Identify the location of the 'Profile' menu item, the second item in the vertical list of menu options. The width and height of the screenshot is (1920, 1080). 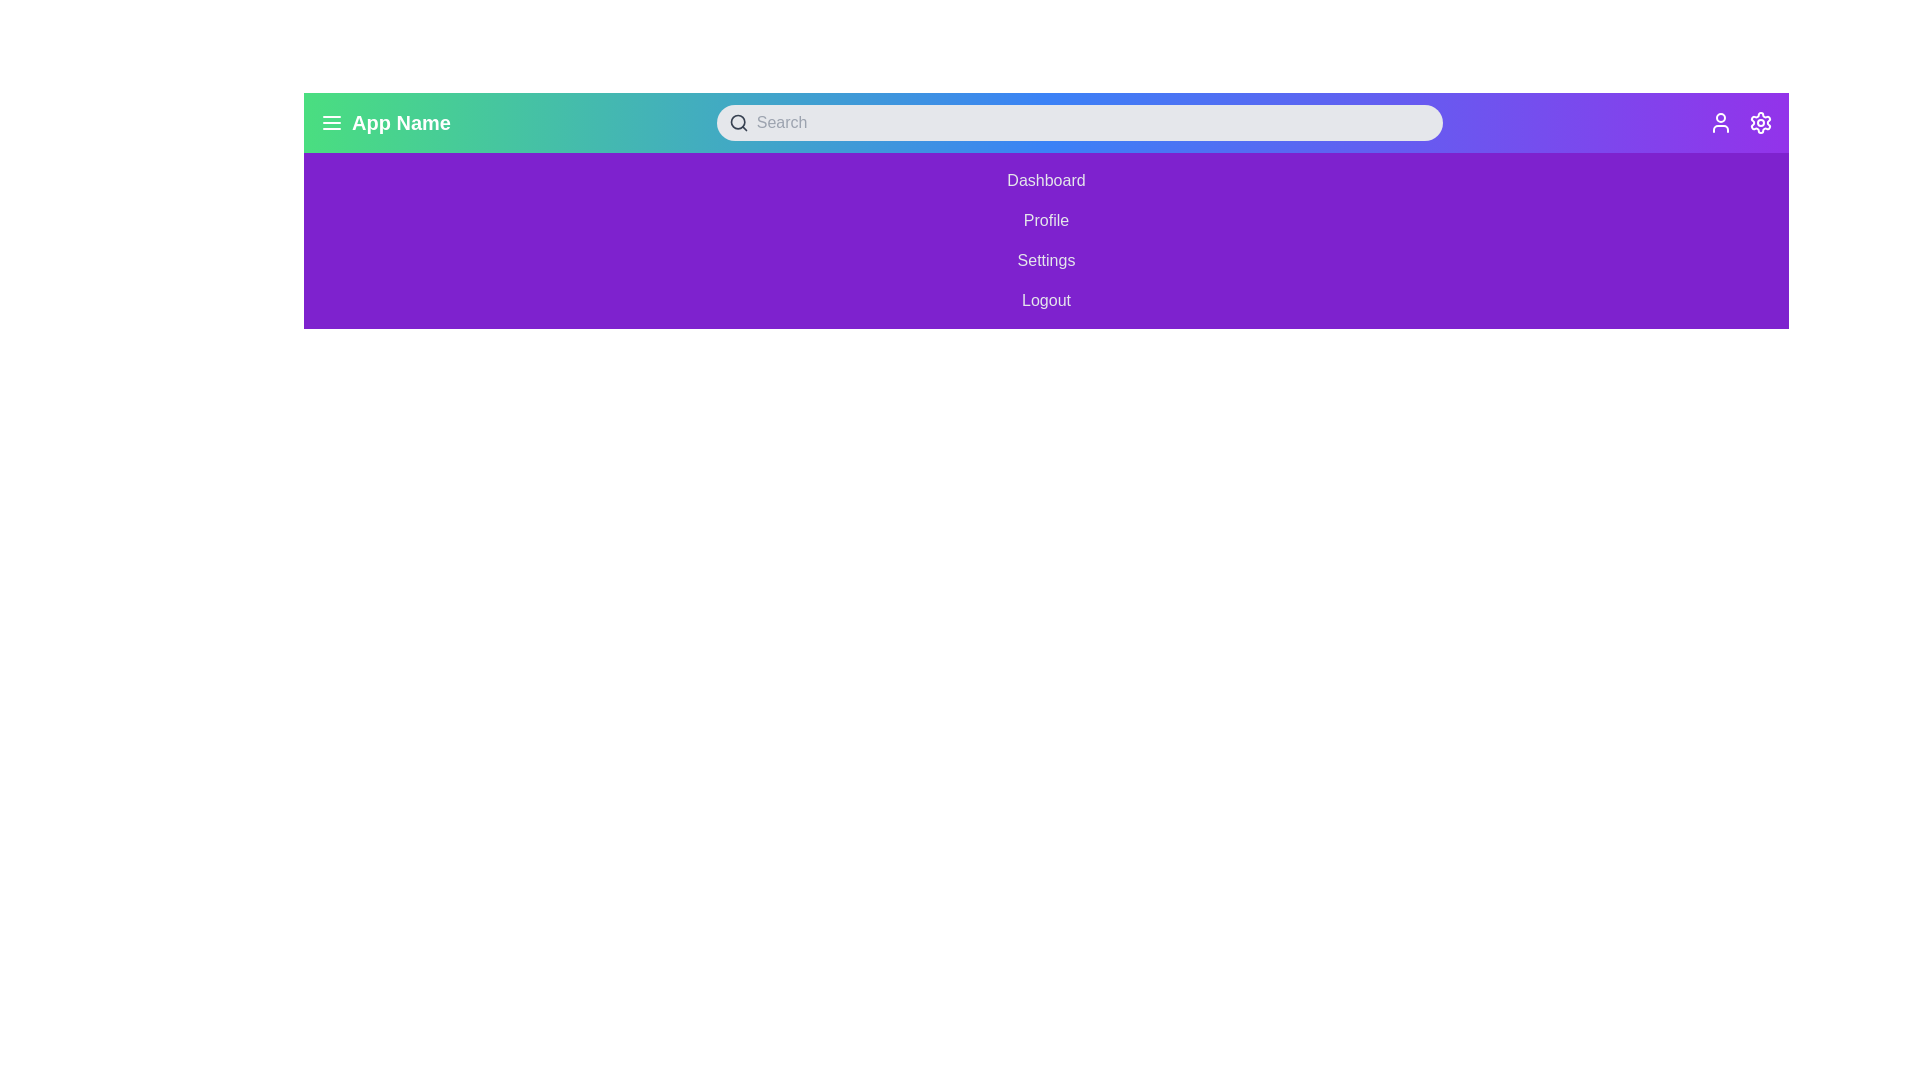
(1045, 220).